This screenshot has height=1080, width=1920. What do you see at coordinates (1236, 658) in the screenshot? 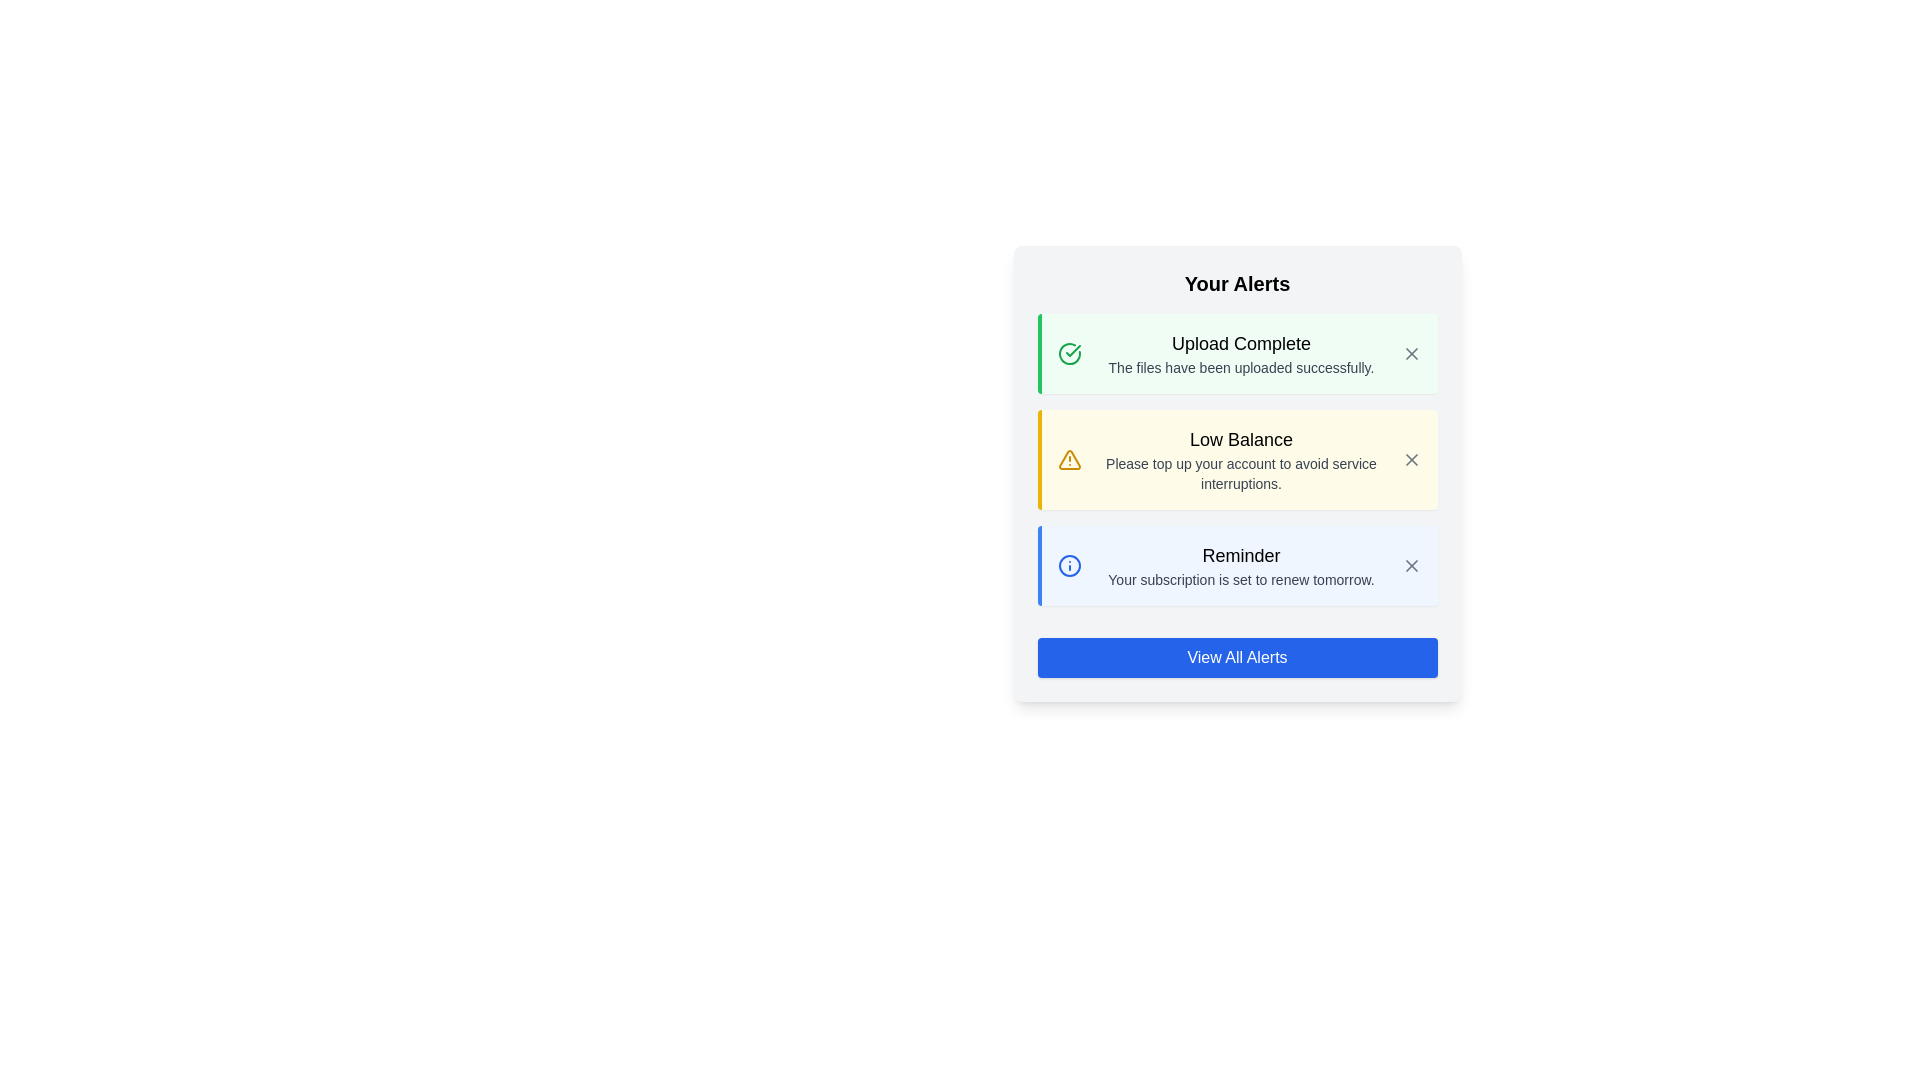
I see `the button located at the bottom center of the 'Your Alerts' card` at bounding box center [1236, 658].